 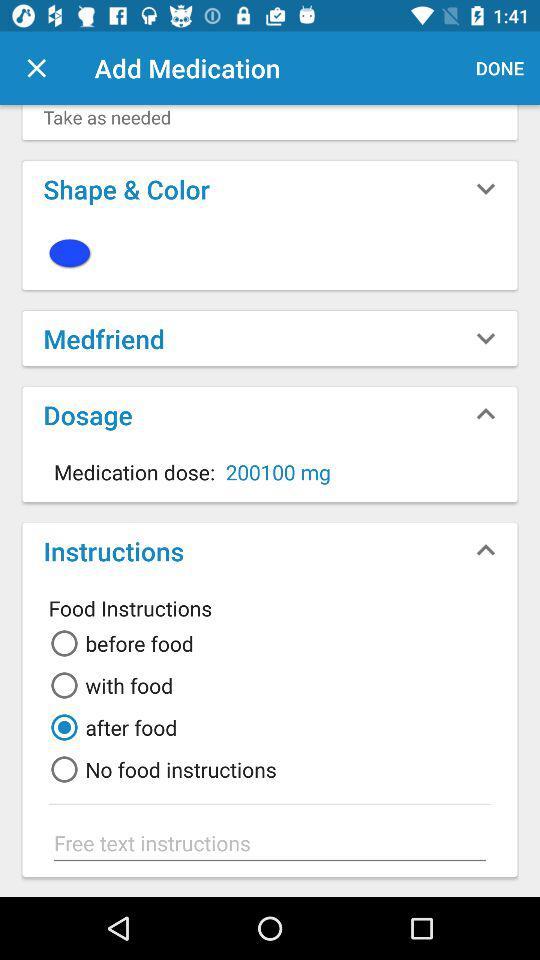 What do you see at coordinates (499, 68) in the screenshot?
I see `the icon next to add medication item` at bounding box center [499, 68].